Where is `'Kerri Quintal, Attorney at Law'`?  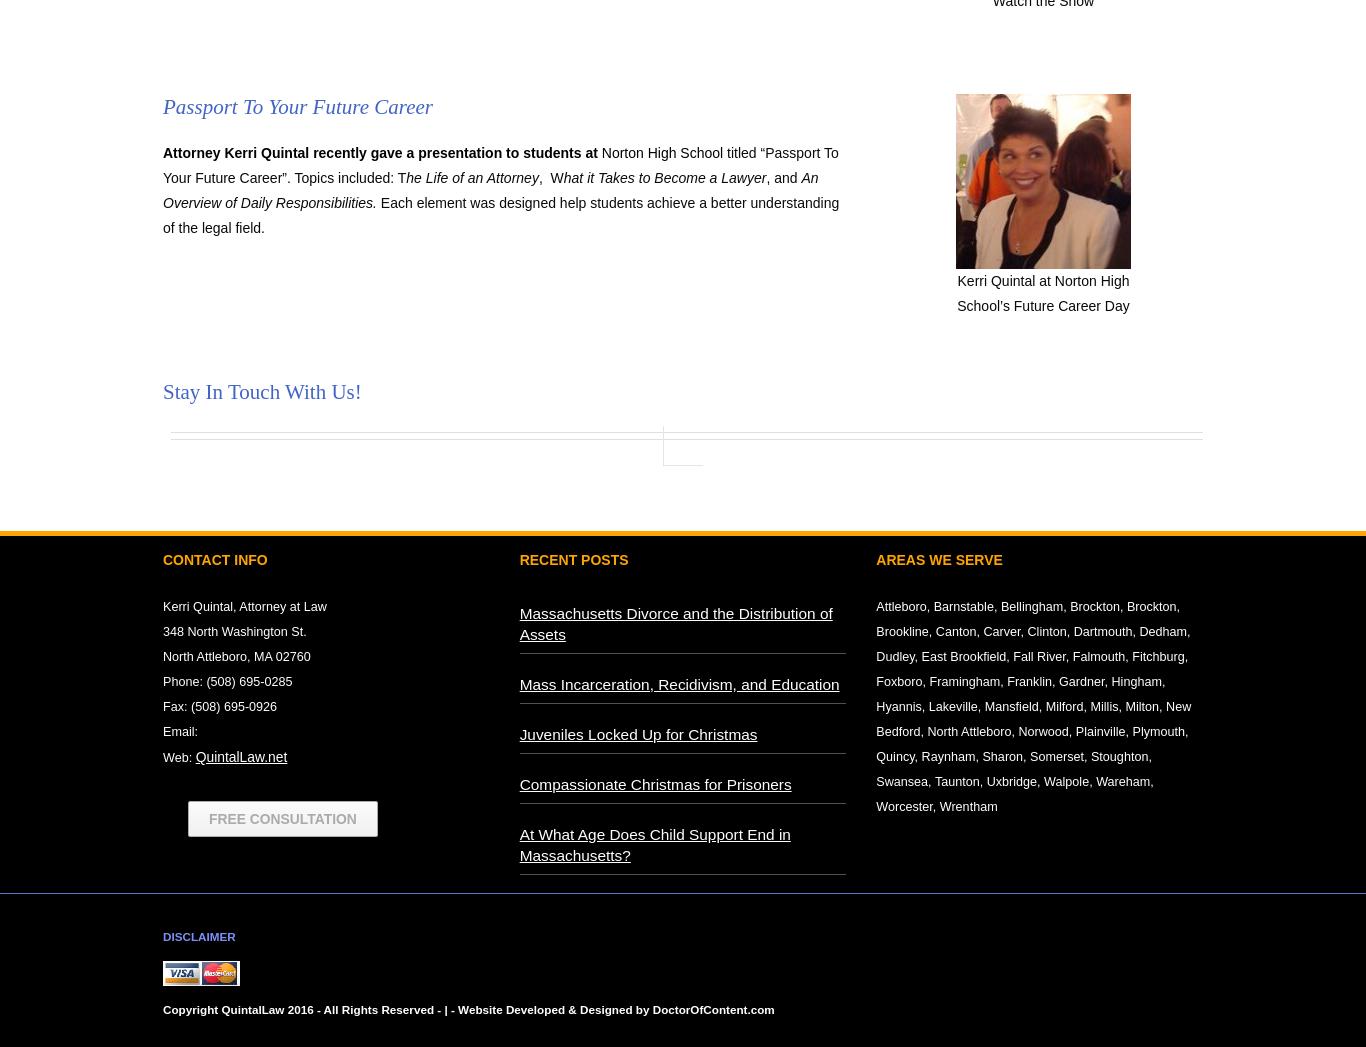
'Kerri Quintal, Attorney at Law' is located at coordinates (244, 606).